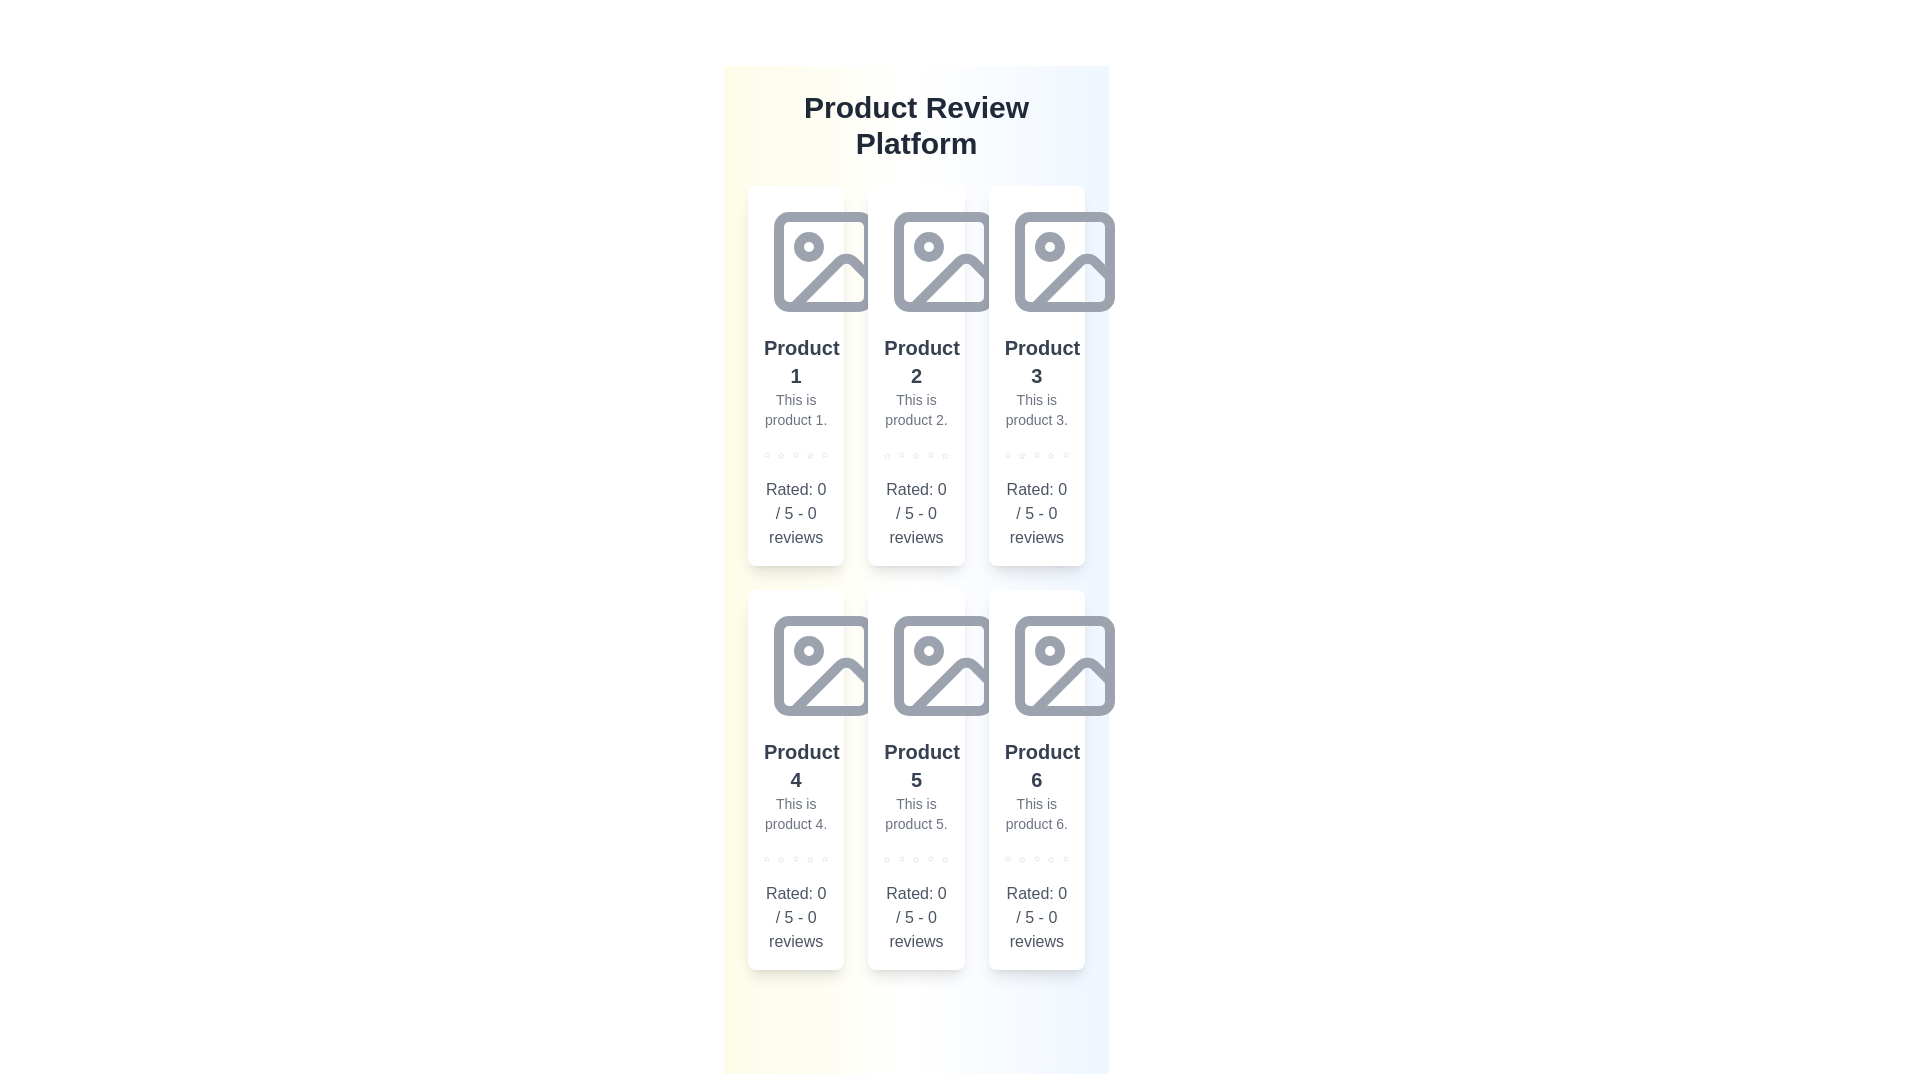 This screenshot has height=1080, width=1920. I want to click on the placeholder image for Product 6, so click(1063, 666).